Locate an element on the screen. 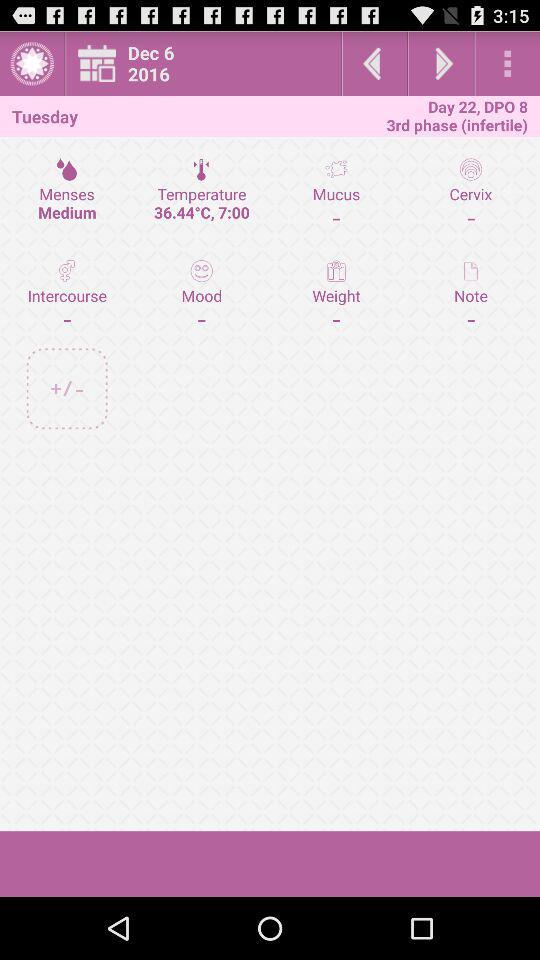 This screenshot has width=540, height=960. more options is located at coordinates (507, 63).